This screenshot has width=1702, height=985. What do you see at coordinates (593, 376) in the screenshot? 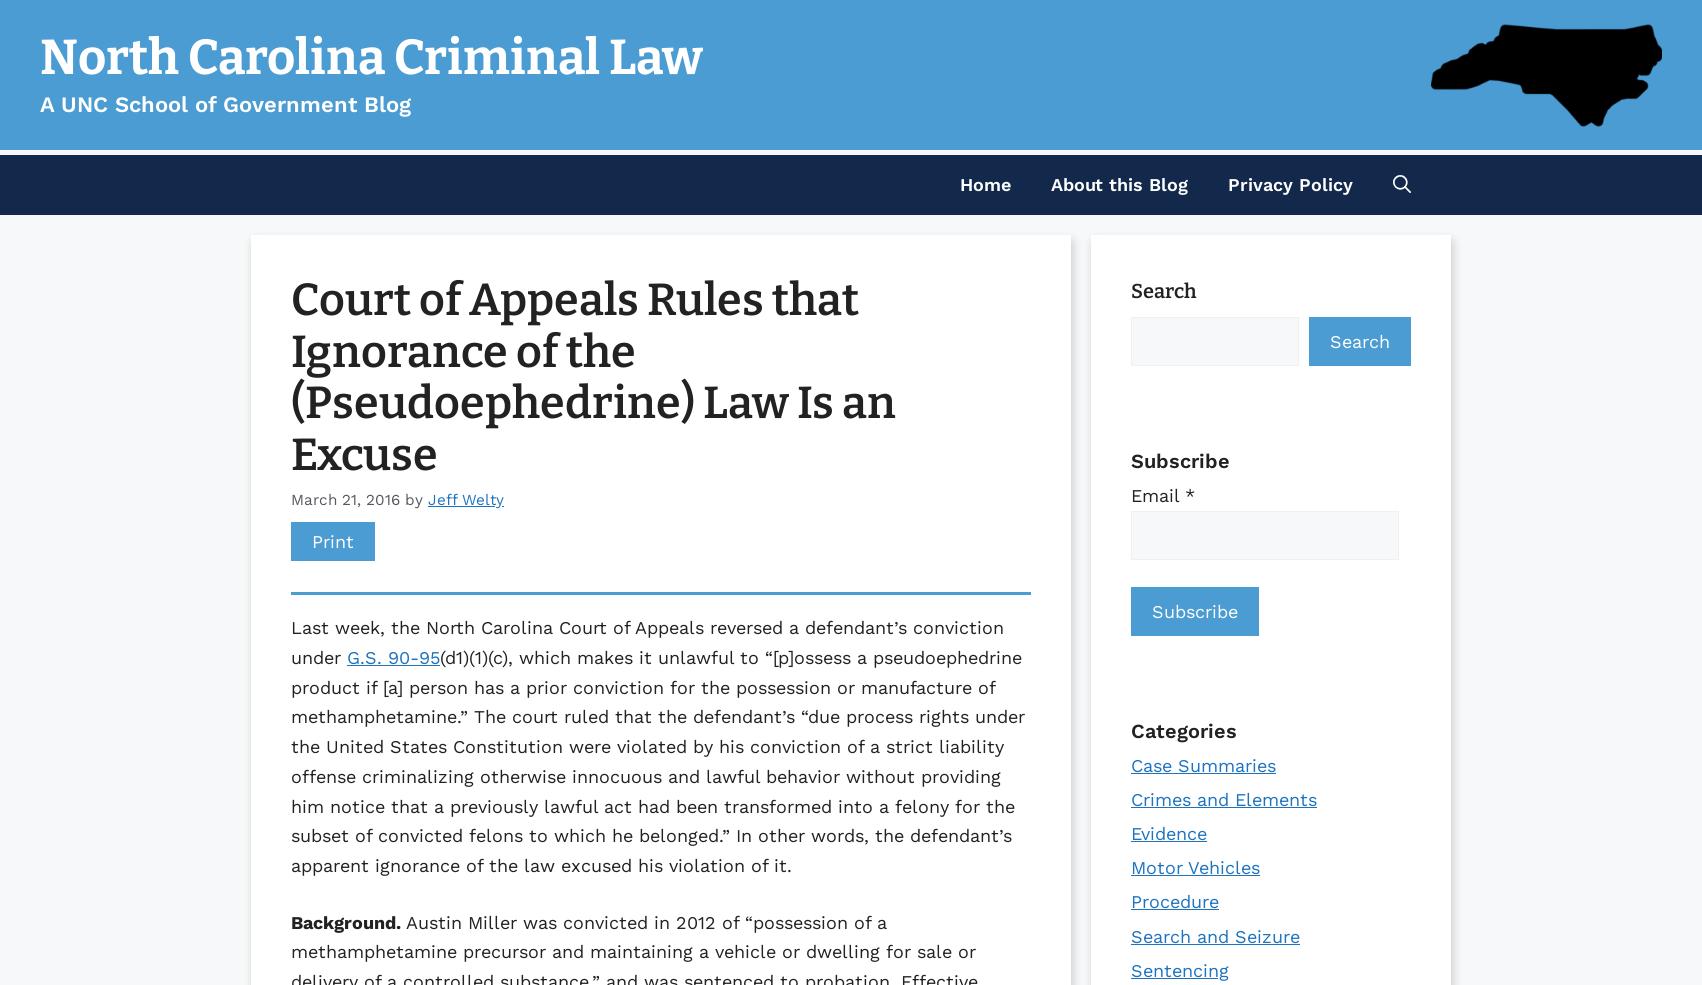
I see `'Court of Appeals Rules that Ignorance of the (Pseudoephedrine) Law Is an Excuse'` at bounding box center [593, 376].